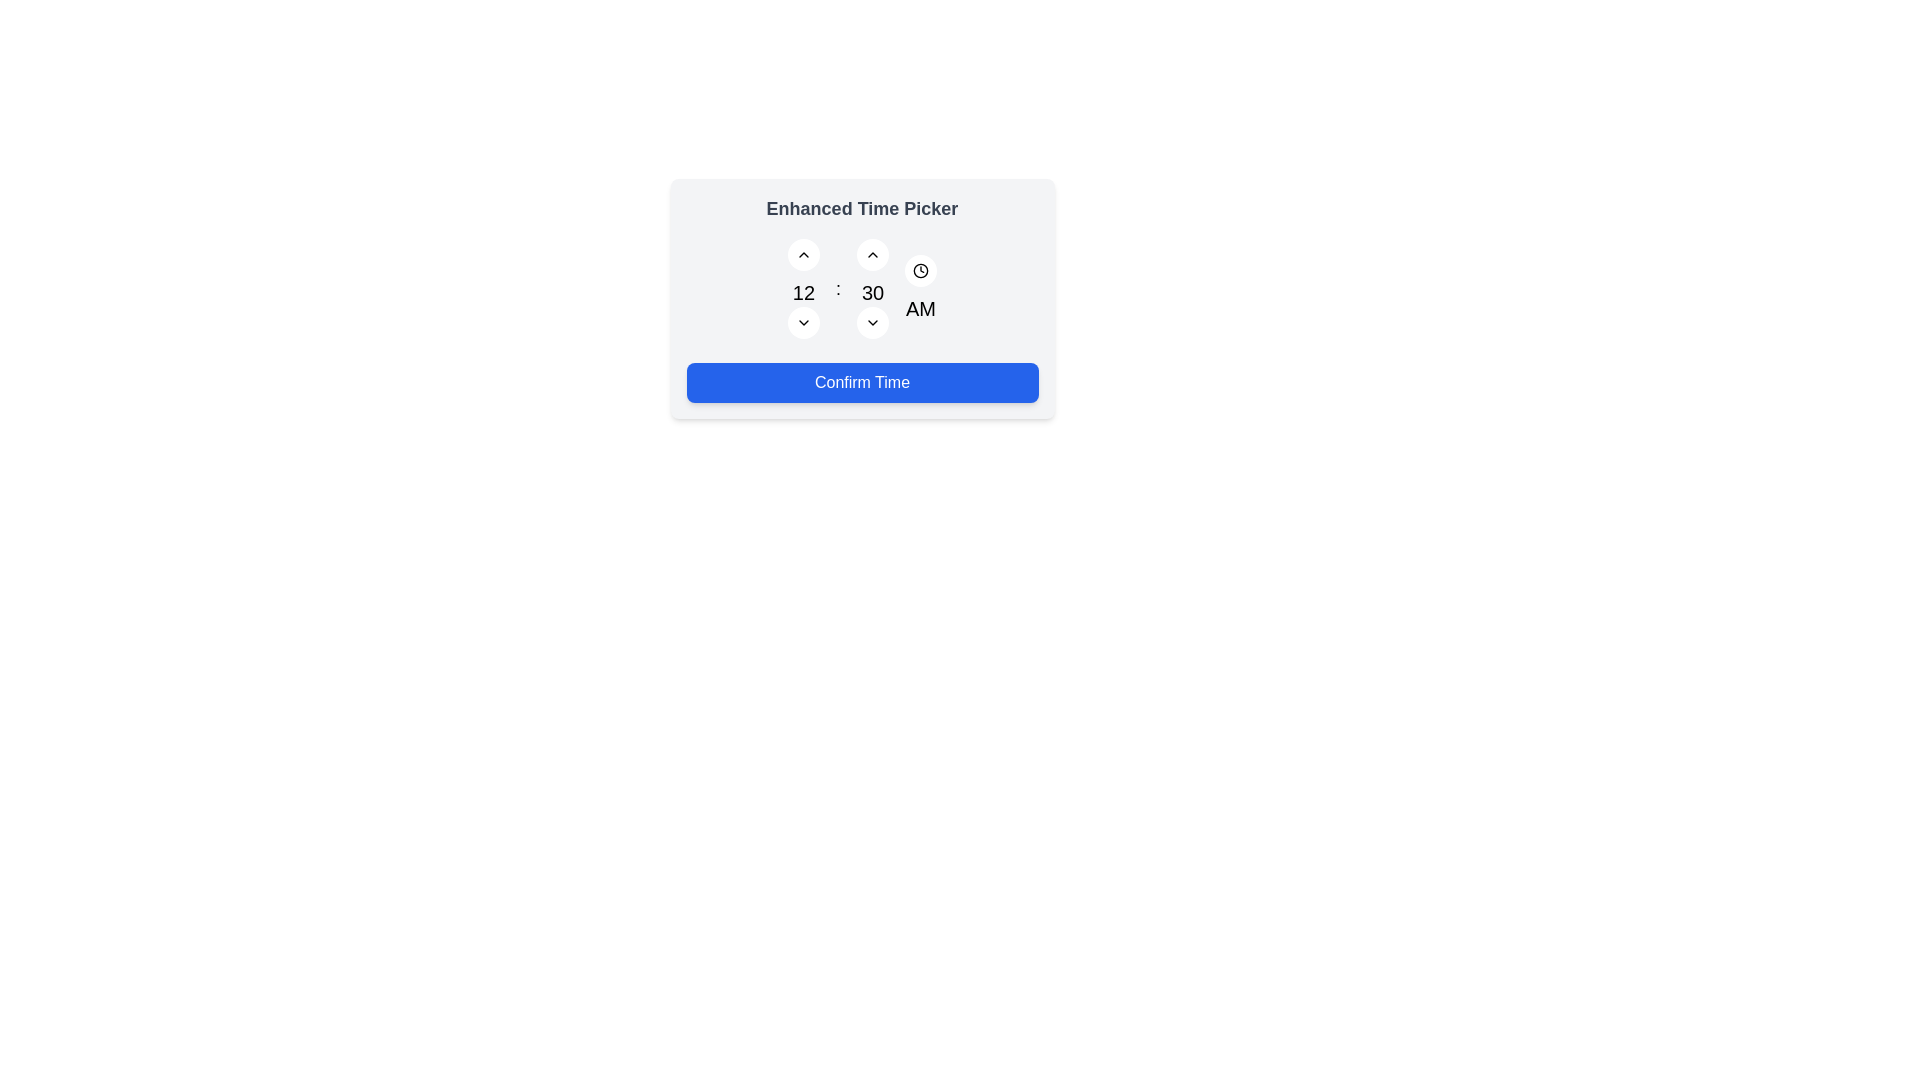 This screenshot has height=1080, width=1920. What do you see at coordinates (873, 289) in the screenshot?
I see `the increment button of the vertically arranged time selector component, which displays '30' and is located between the hour selector and the meridian selector` at bounding box center [873, 289].